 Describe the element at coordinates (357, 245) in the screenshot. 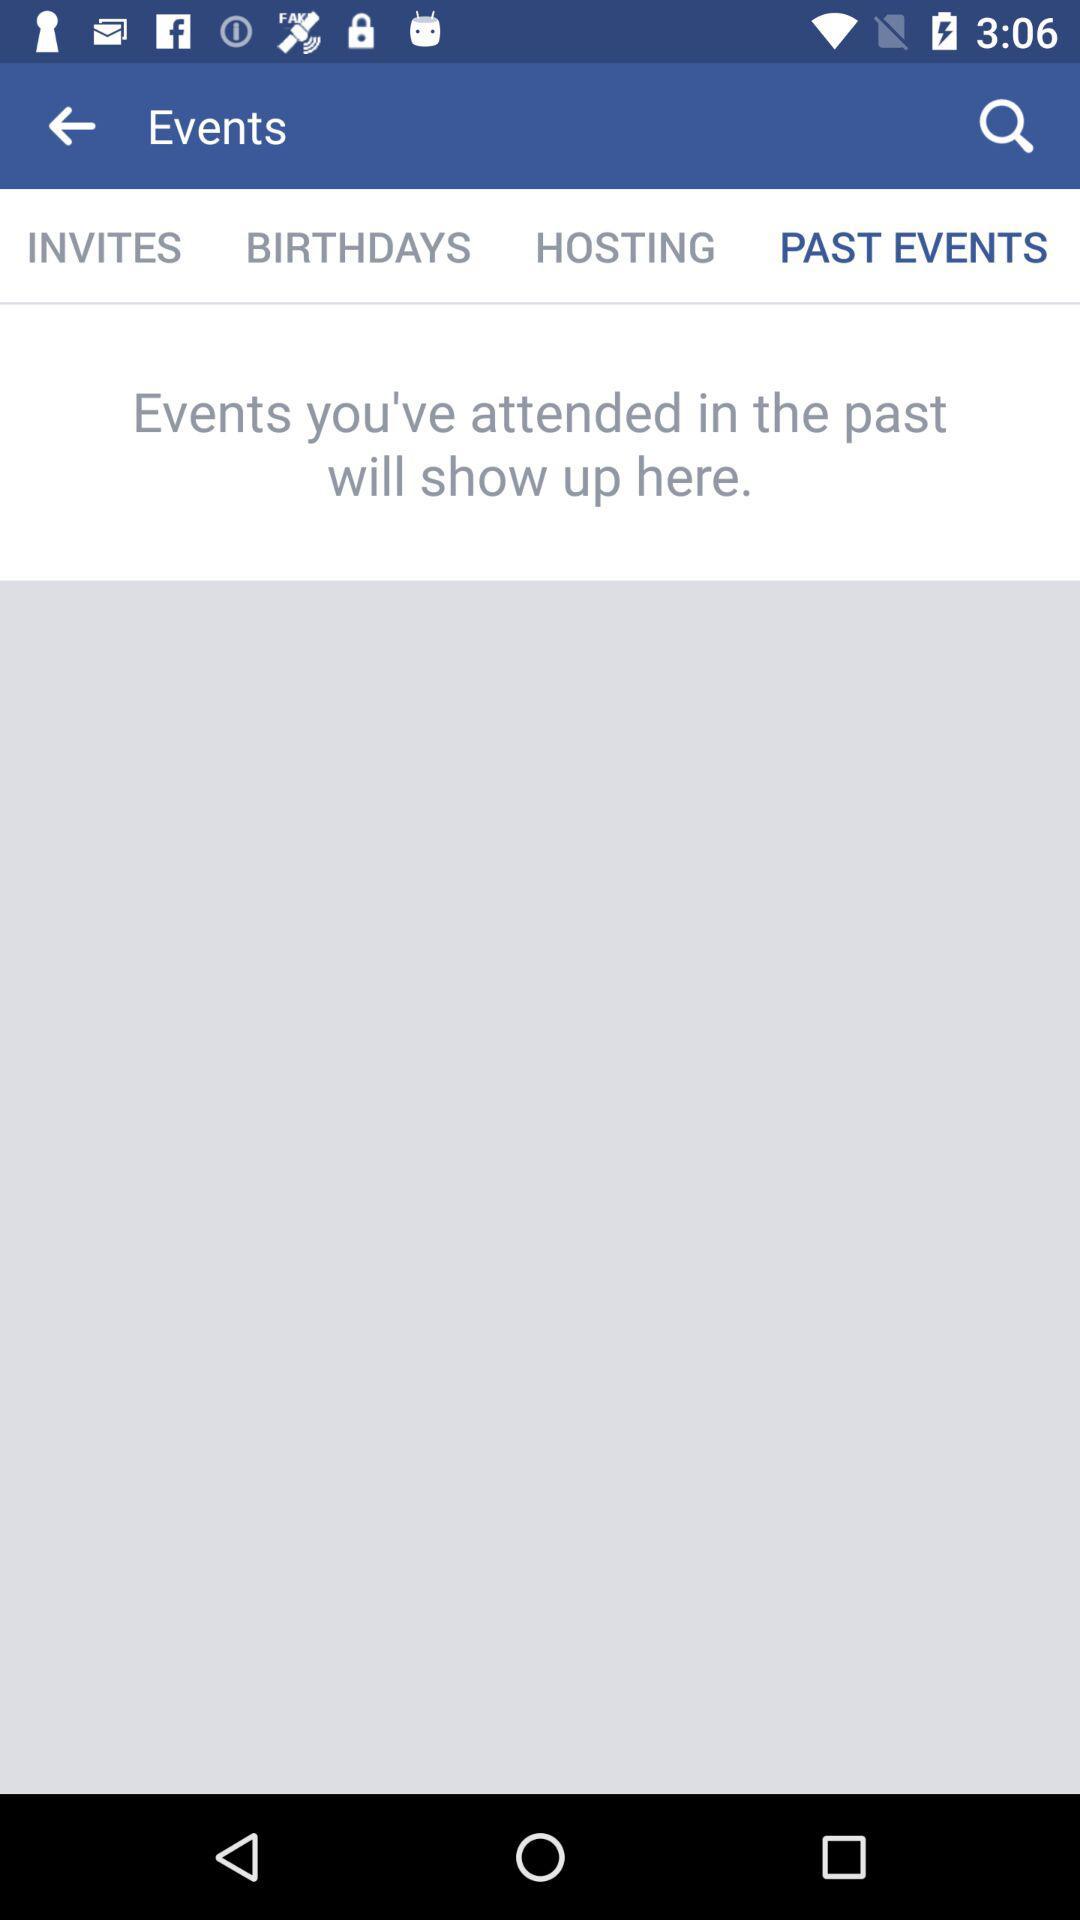

I see `the item next to hosting item` at that location.